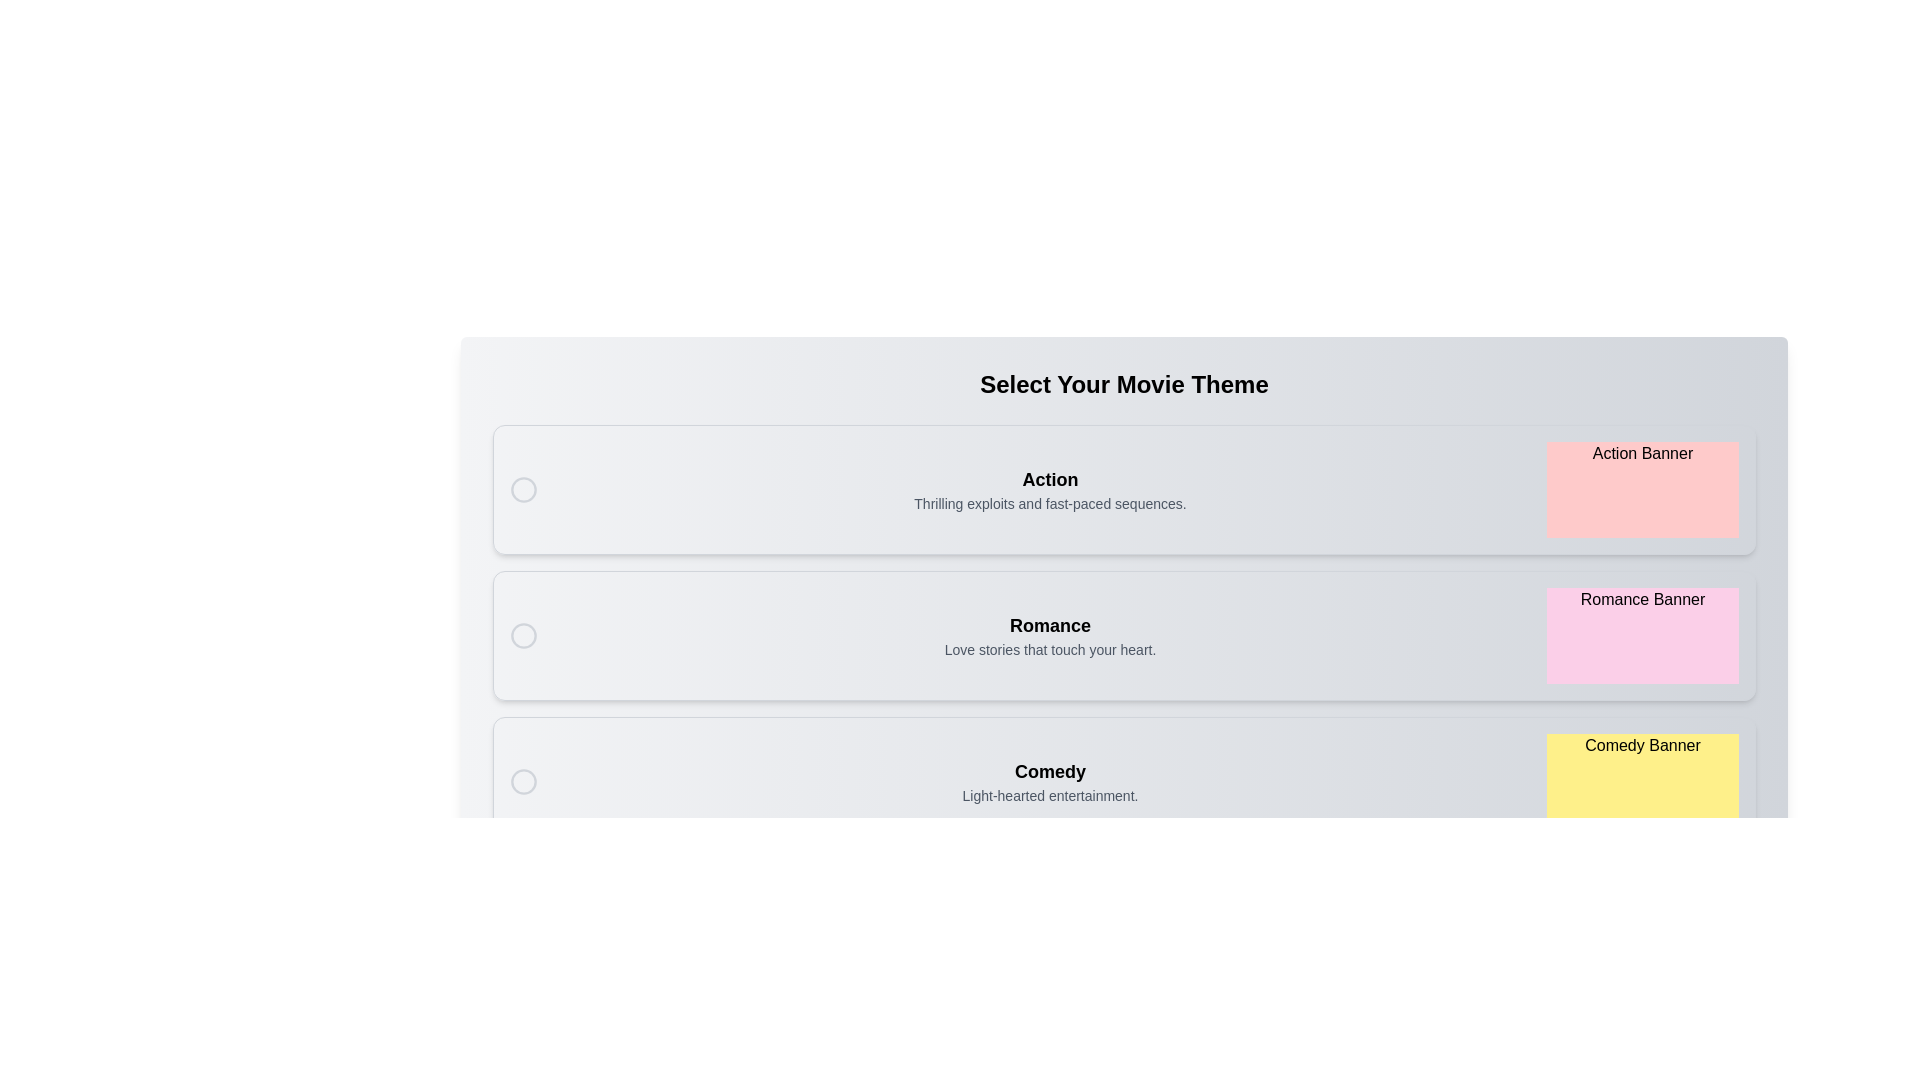 The image size is (1920, 1080). What do you see at coordinates (1049, 781) in the screenshot?
I see `the Text Block containing the title 'Comedy' and the description 'Light-hearted entertainment', which is centrally aligned in the third option box from the top` at bounding box center [1049, 781].